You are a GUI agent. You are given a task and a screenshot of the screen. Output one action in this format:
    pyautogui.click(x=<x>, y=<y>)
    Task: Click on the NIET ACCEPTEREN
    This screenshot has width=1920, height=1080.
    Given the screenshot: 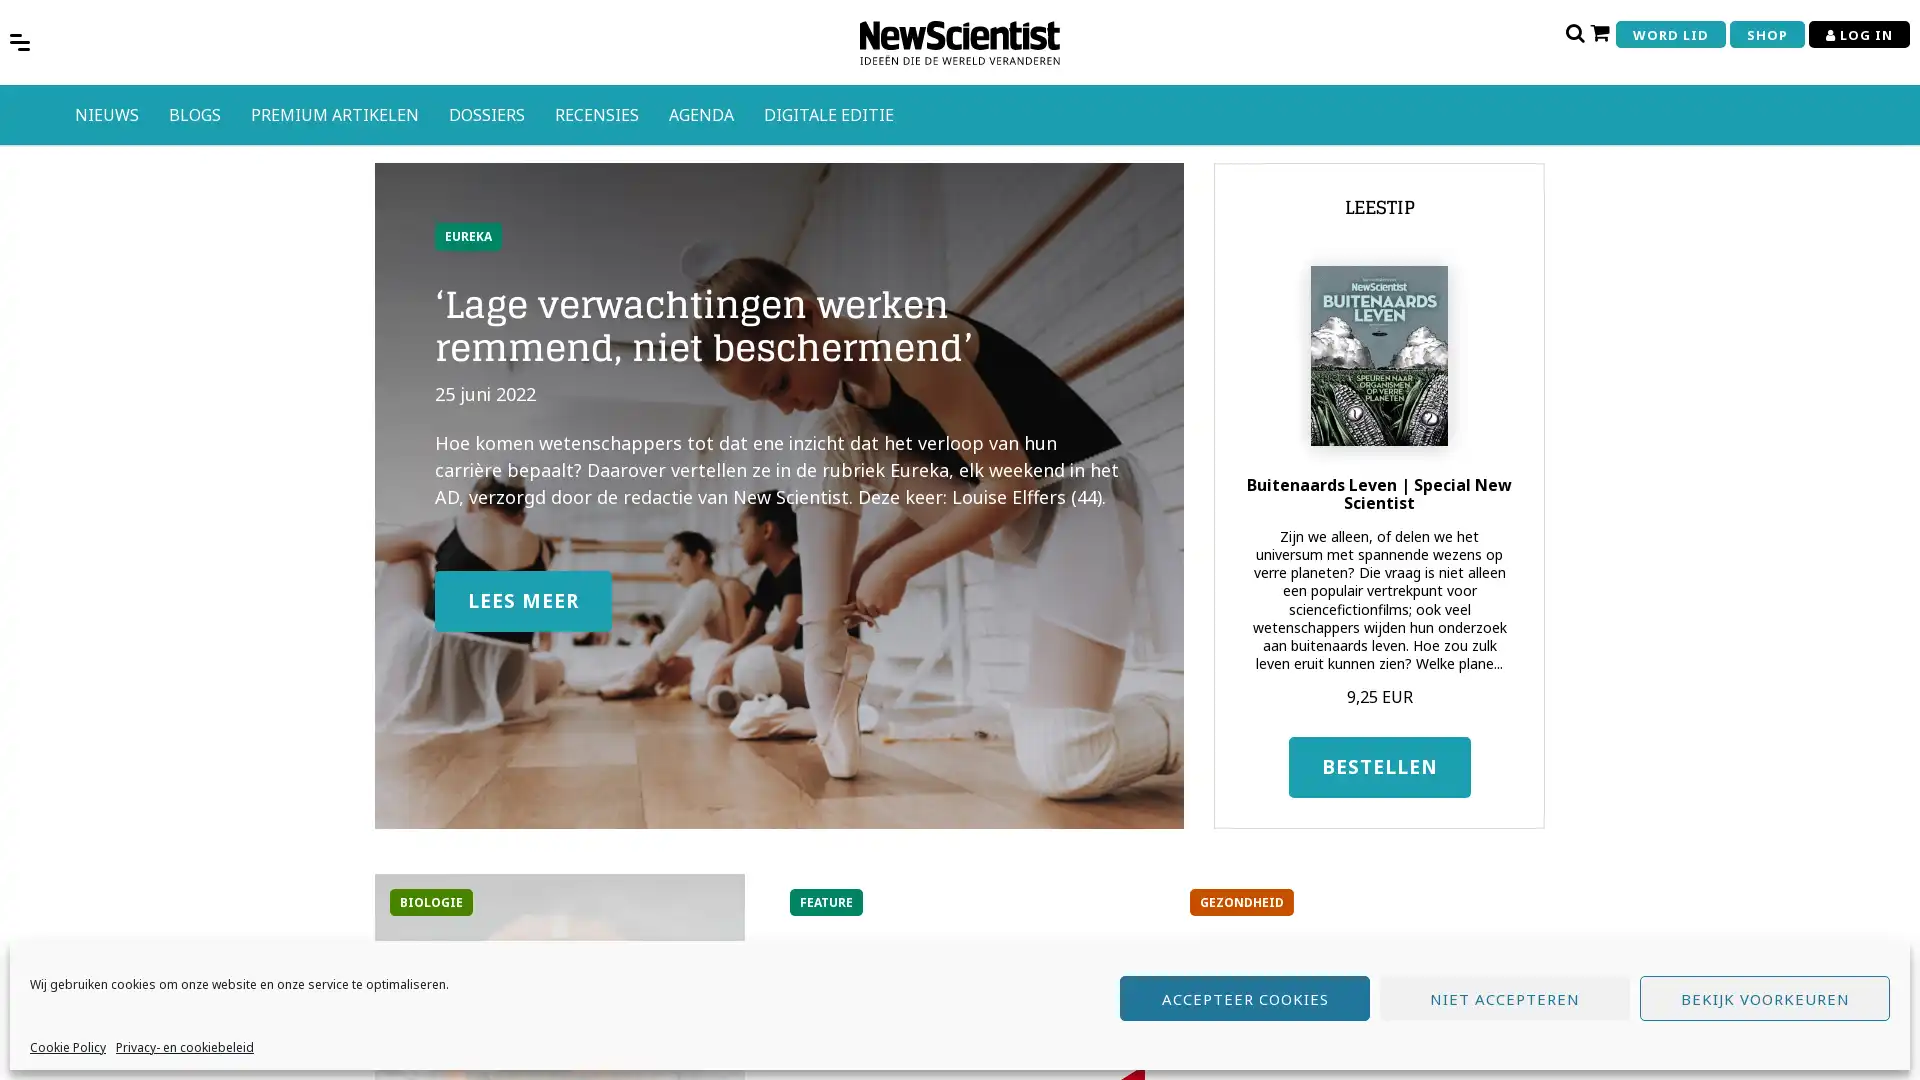 What is the action you would take?
    pyautogui.click(x=1505, y=998)
    